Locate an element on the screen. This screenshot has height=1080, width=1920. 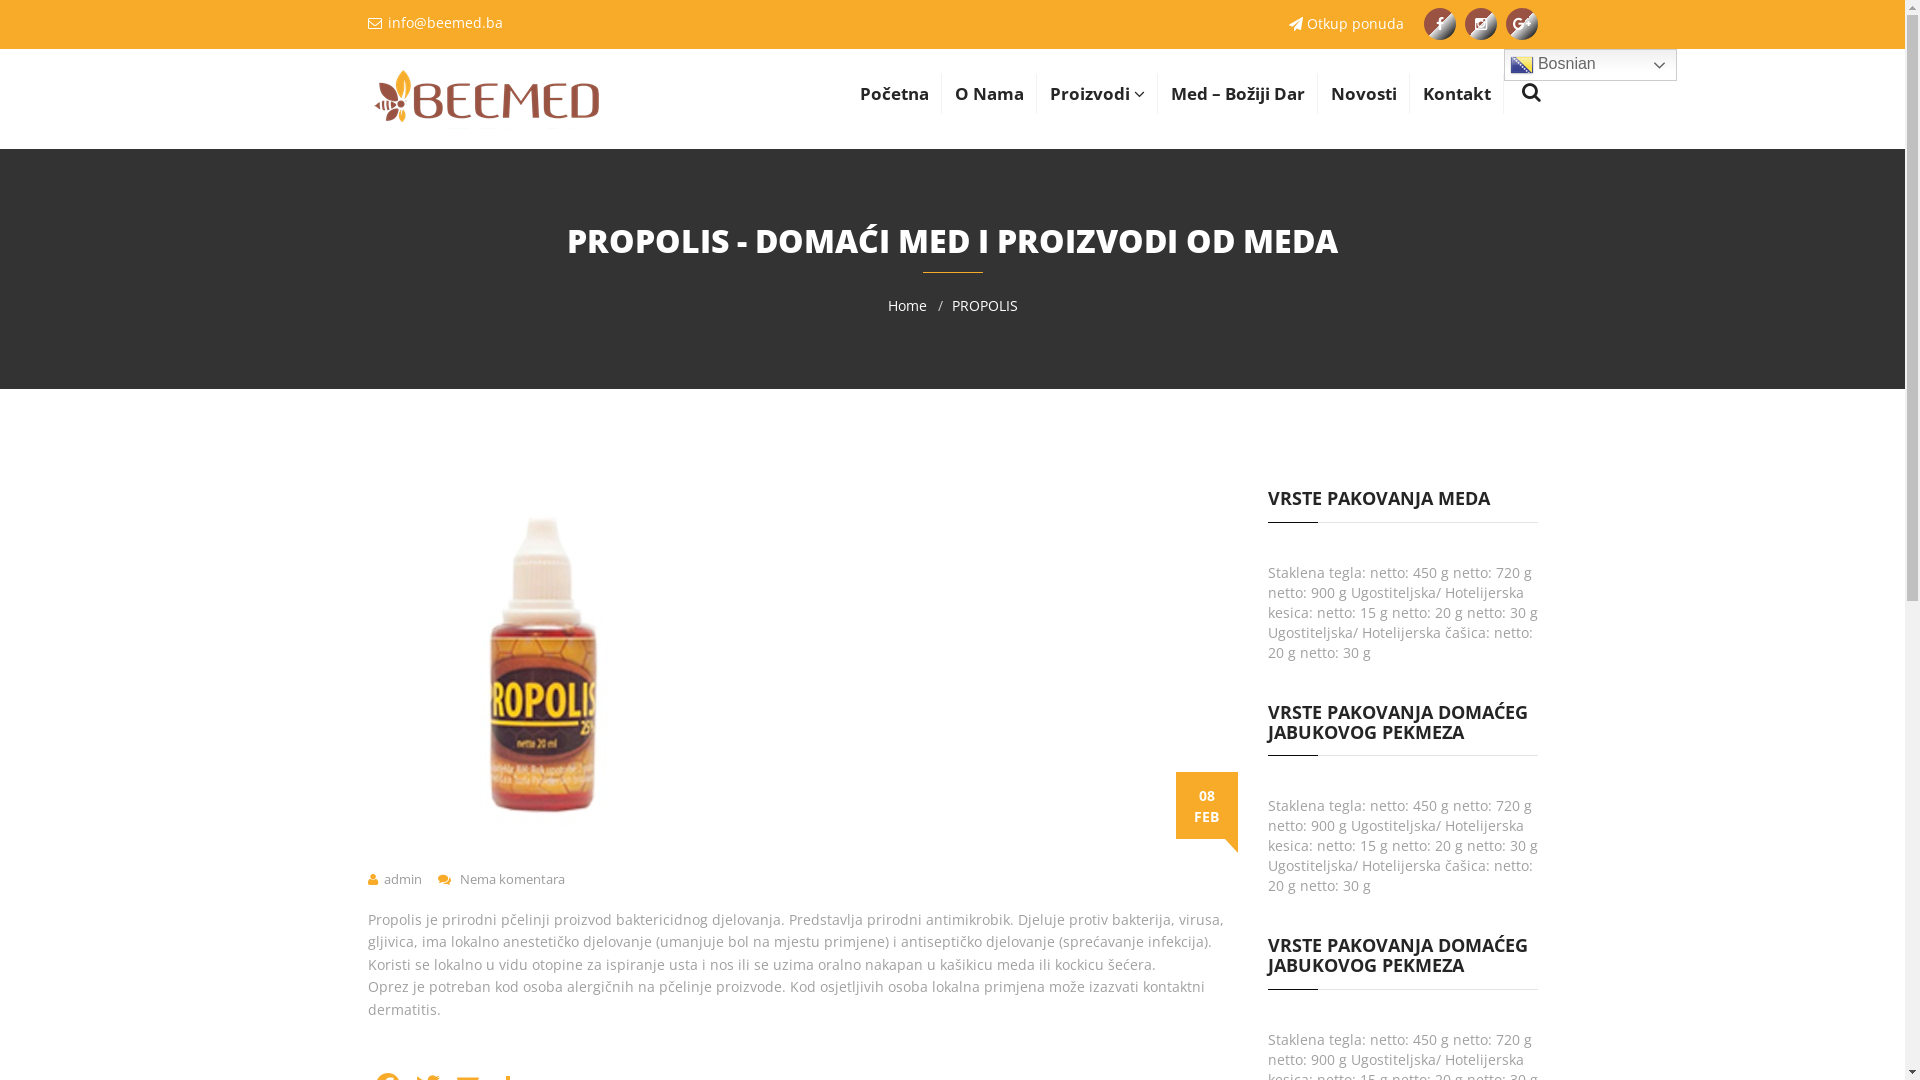
'Bosnian' is located at coordinates (1589, 64).